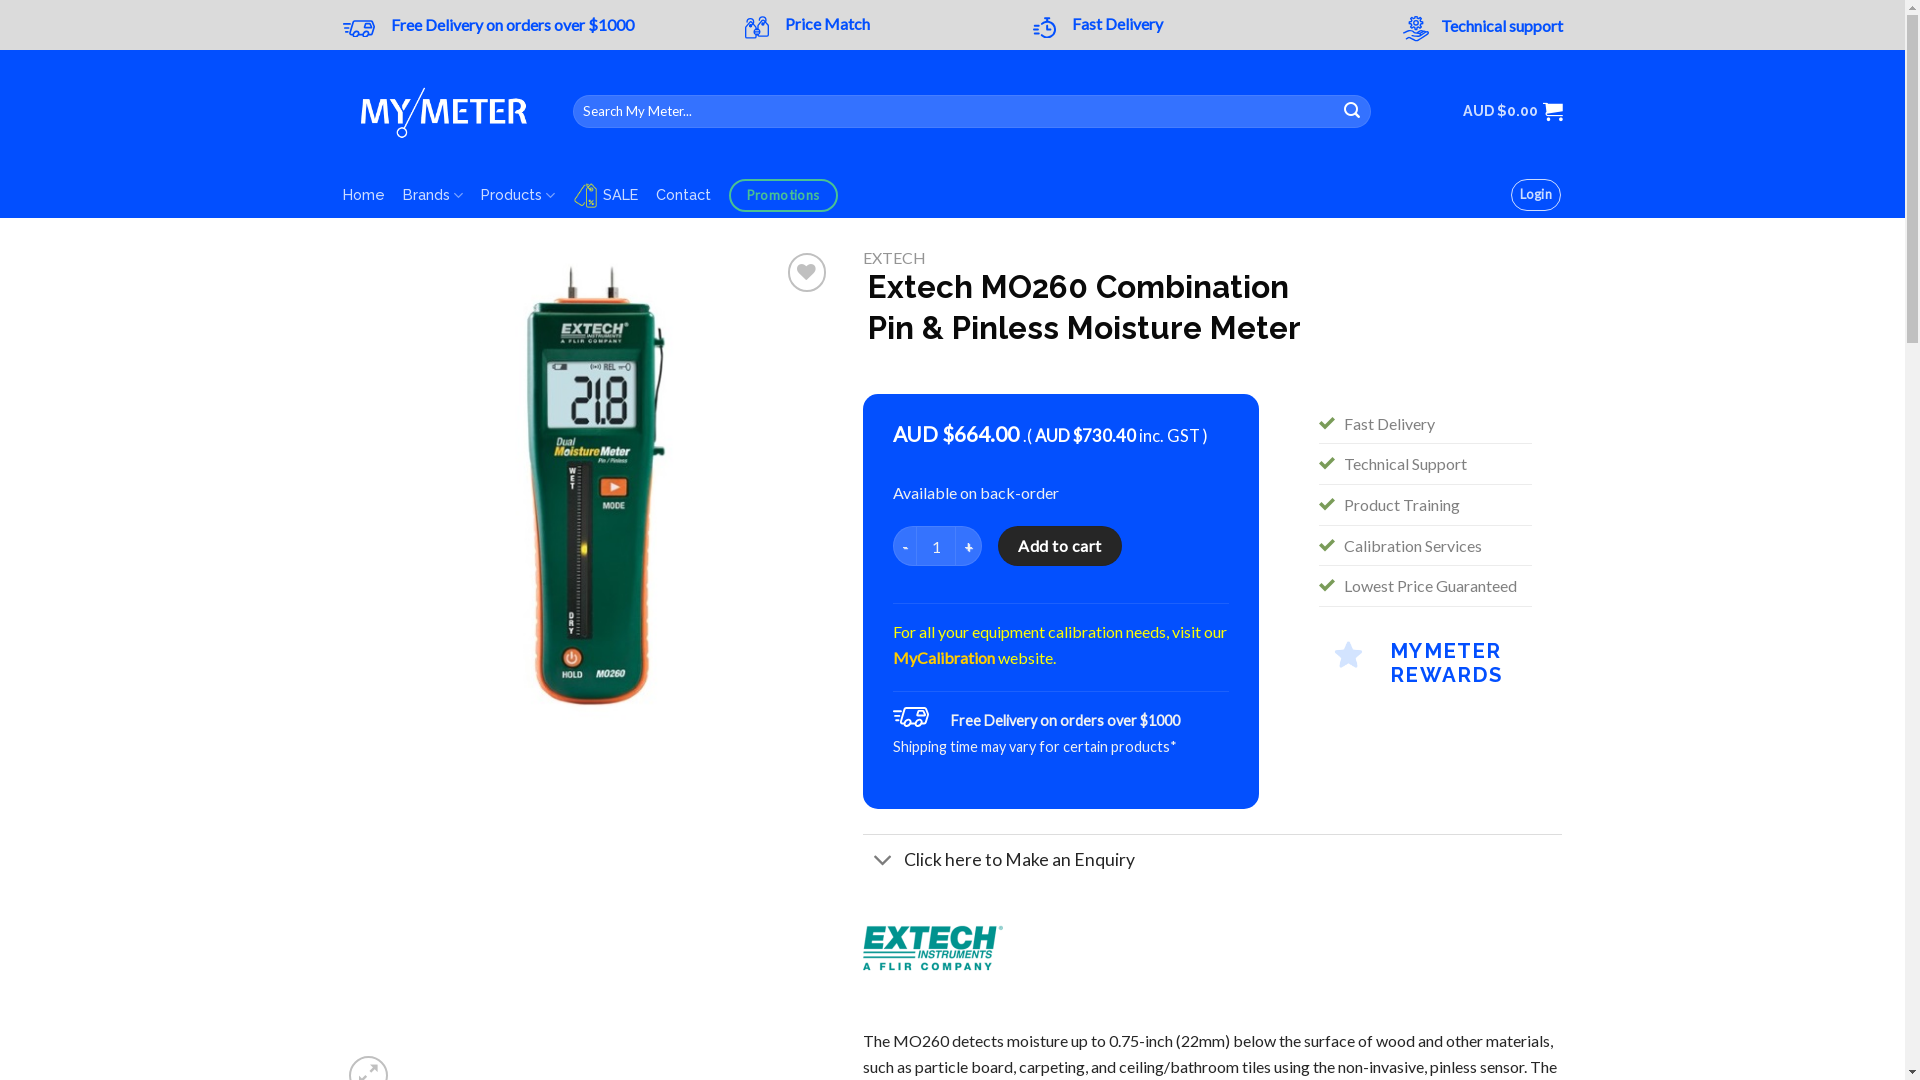 This screenshot has height=1080, width=1920. What do you see at coordinates (1512, 111) in the screenshot?
I see `'AUD $0.00'` at bounding box center [1512, 111].